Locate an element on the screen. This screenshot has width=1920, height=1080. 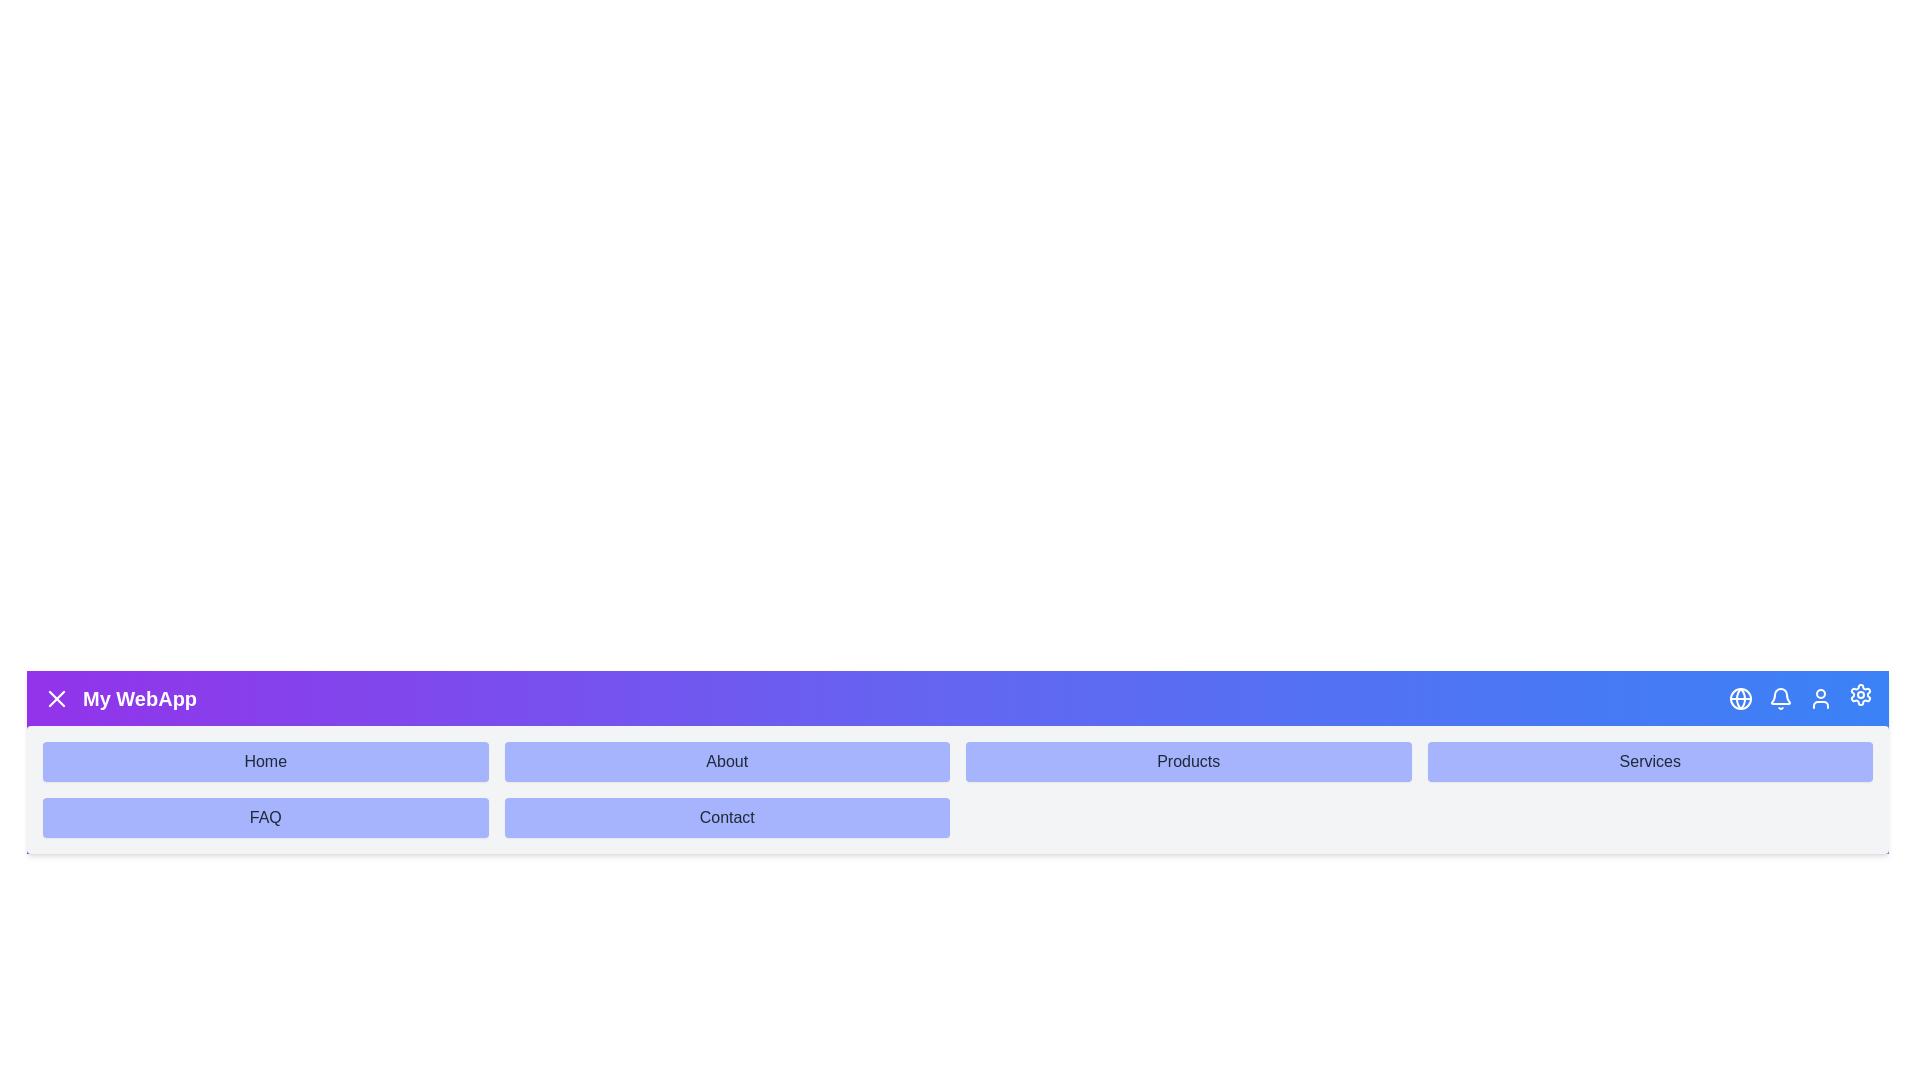
the Profile button in the header is located at coordinates (1820, 697).